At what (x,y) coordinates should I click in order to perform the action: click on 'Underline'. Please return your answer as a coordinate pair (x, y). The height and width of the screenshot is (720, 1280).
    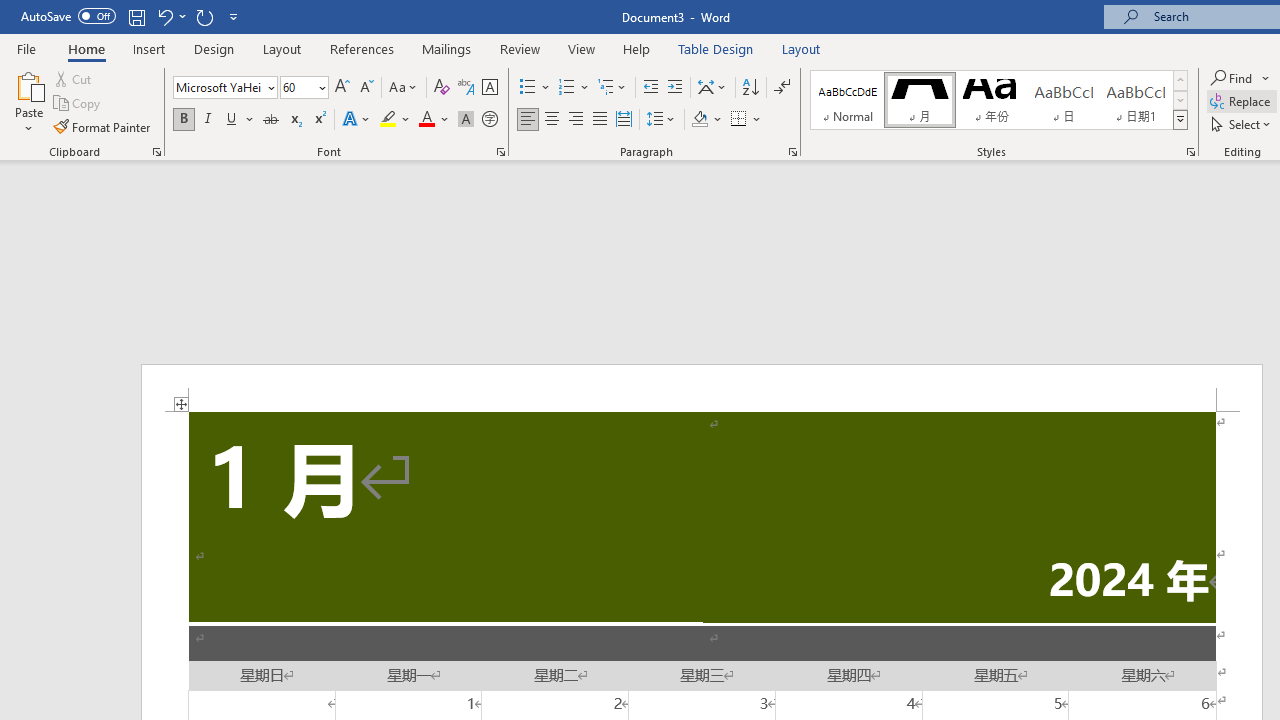
    Looking at the image, I should click on (232, 119).